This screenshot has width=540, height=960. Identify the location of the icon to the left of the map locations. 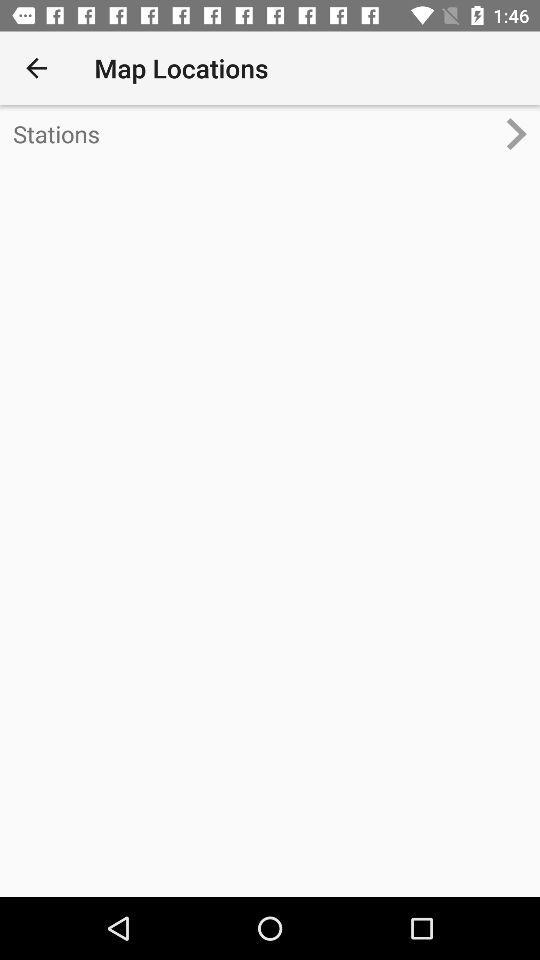
(36, 68).